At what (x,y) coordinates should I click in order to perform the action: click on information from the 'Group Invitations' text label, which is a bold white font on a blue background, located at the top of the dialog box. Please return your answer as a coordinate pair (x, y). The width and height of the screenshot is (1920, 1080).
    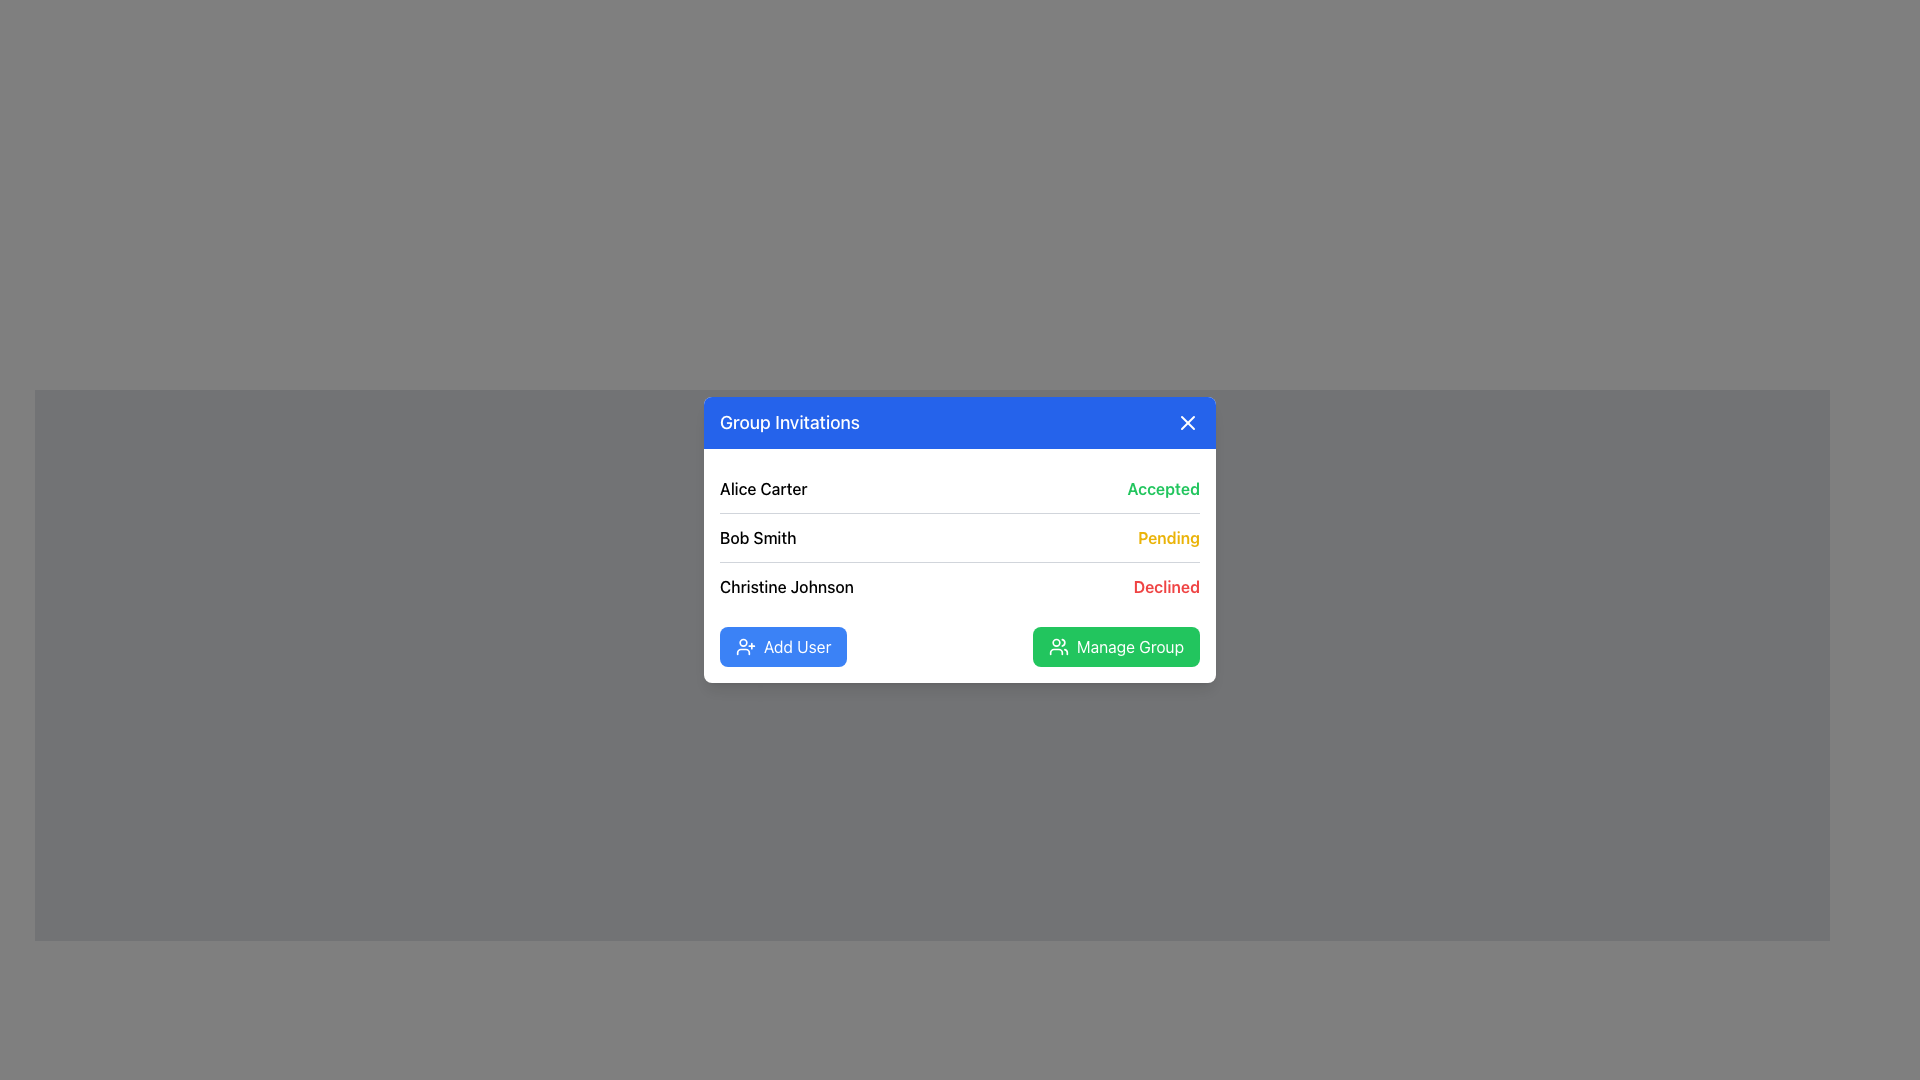
    Looking at the image, I should click on (788, 422).